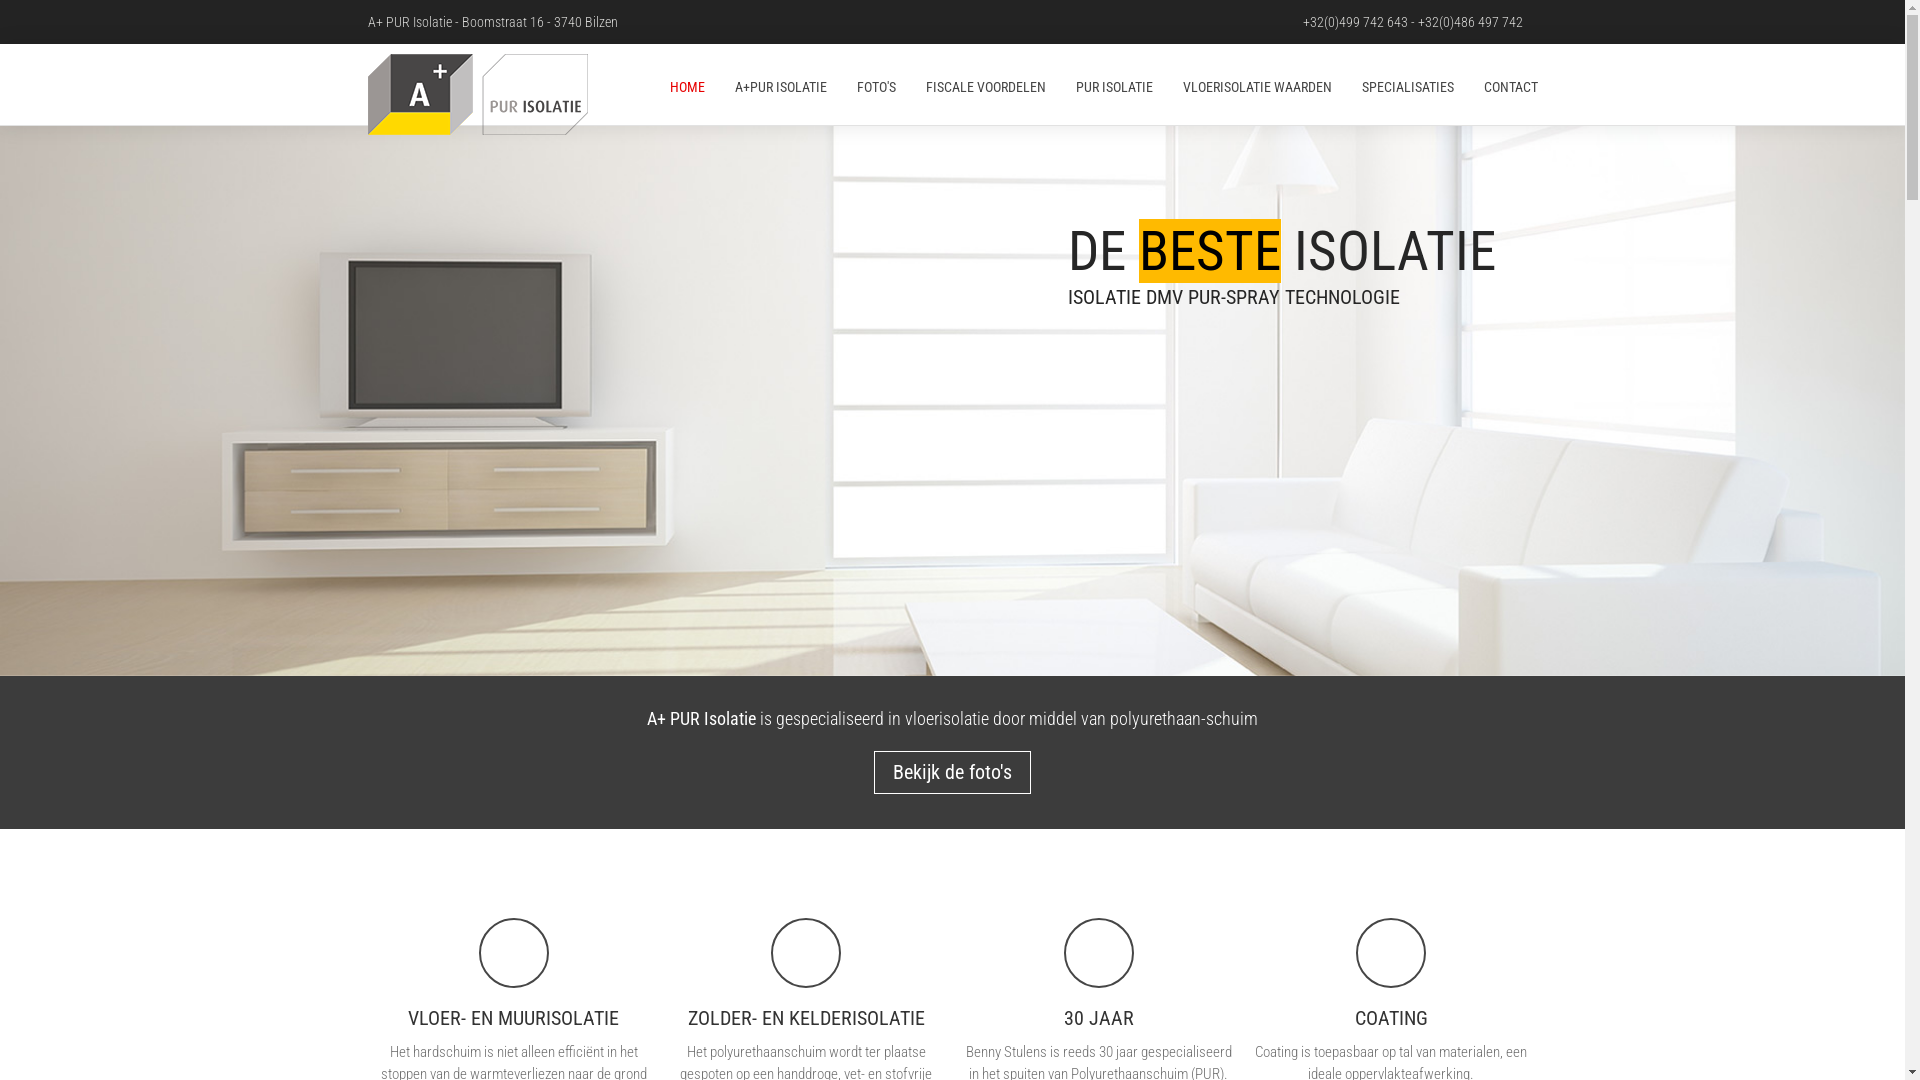 This screenshot has width=1920, height=1080. What do you see at coordinates (841, 83) in the screenshot?
I see `'FOTO'S'` at bounding box center [841, 83].